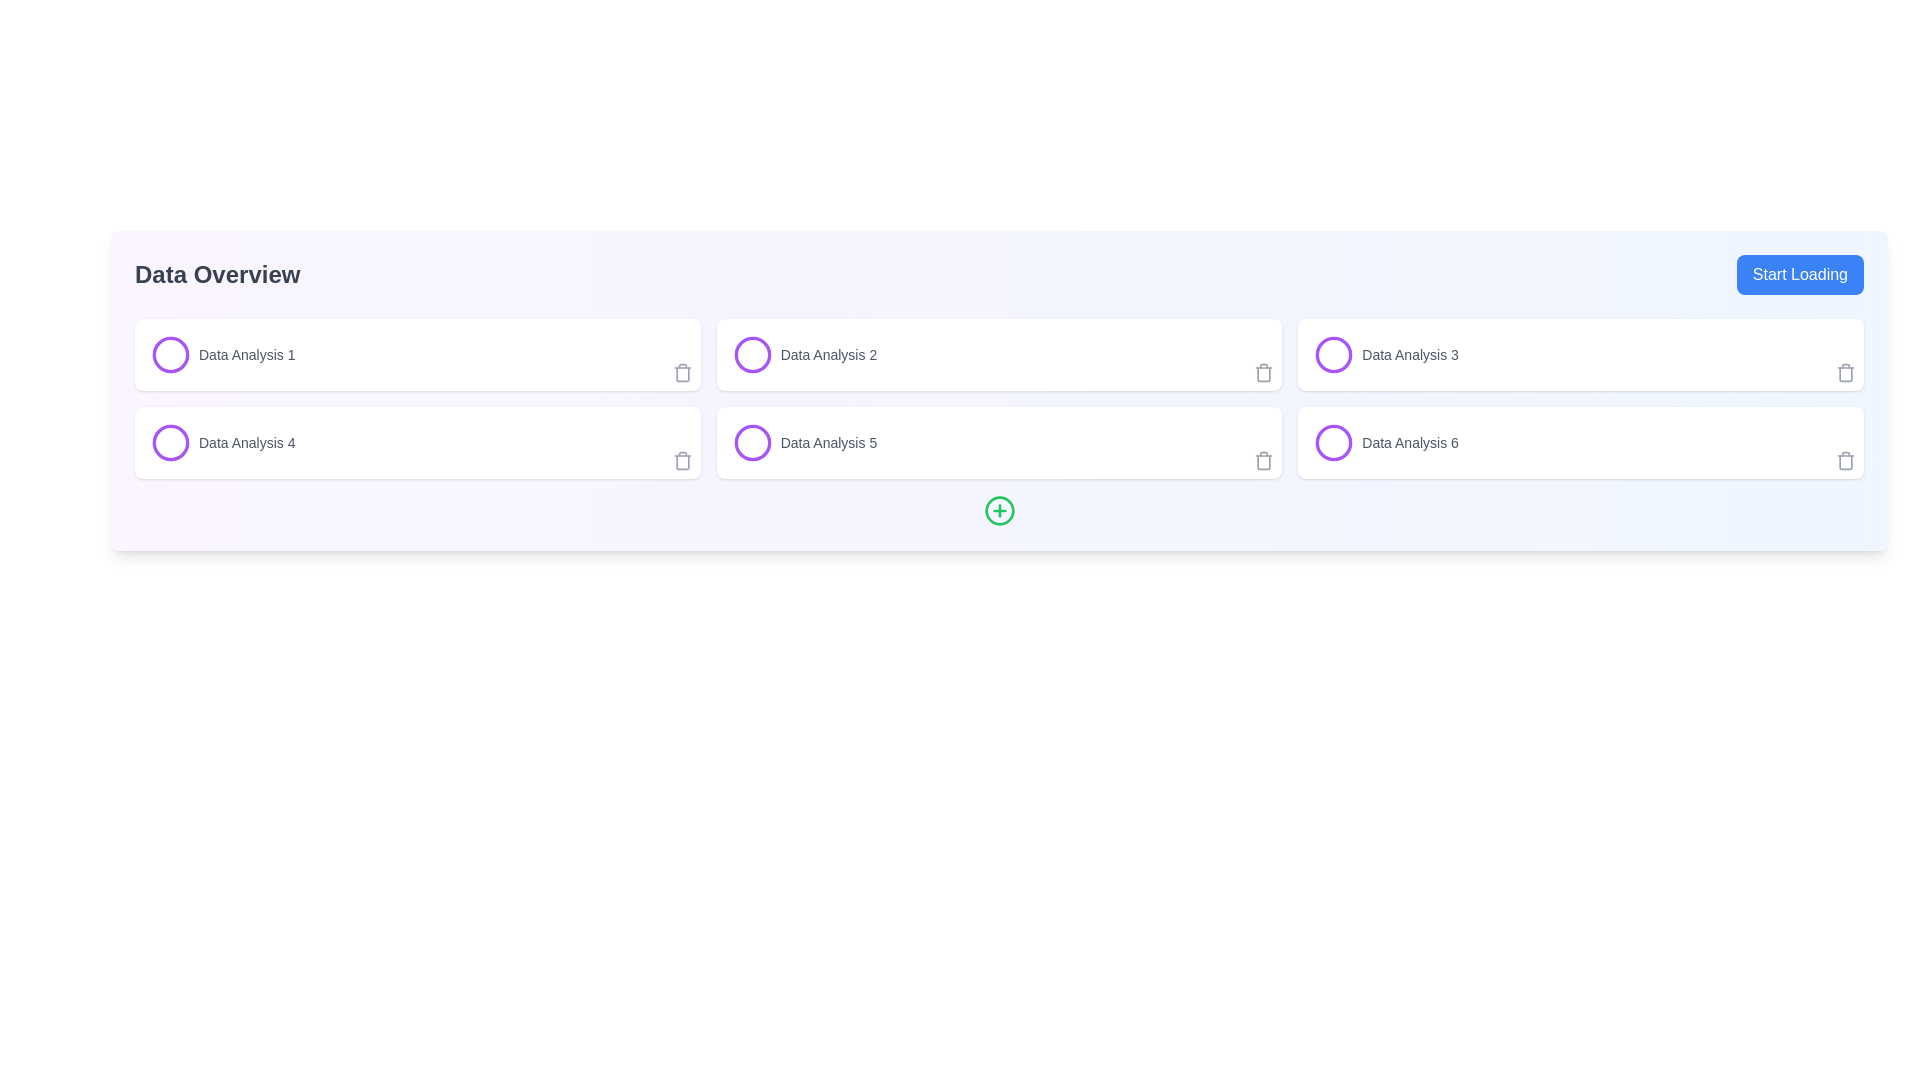 The height and width of the screenshot is (1080, 1920). What do you see at coordinates (999, 509) in the screenshot?
I see `the button with a plus symbol located at the bottom center of the interface, positioned between the rows labeled 'Data Analysis 1' through 'Data Analysis 6'` at bounding box center [999, 509].